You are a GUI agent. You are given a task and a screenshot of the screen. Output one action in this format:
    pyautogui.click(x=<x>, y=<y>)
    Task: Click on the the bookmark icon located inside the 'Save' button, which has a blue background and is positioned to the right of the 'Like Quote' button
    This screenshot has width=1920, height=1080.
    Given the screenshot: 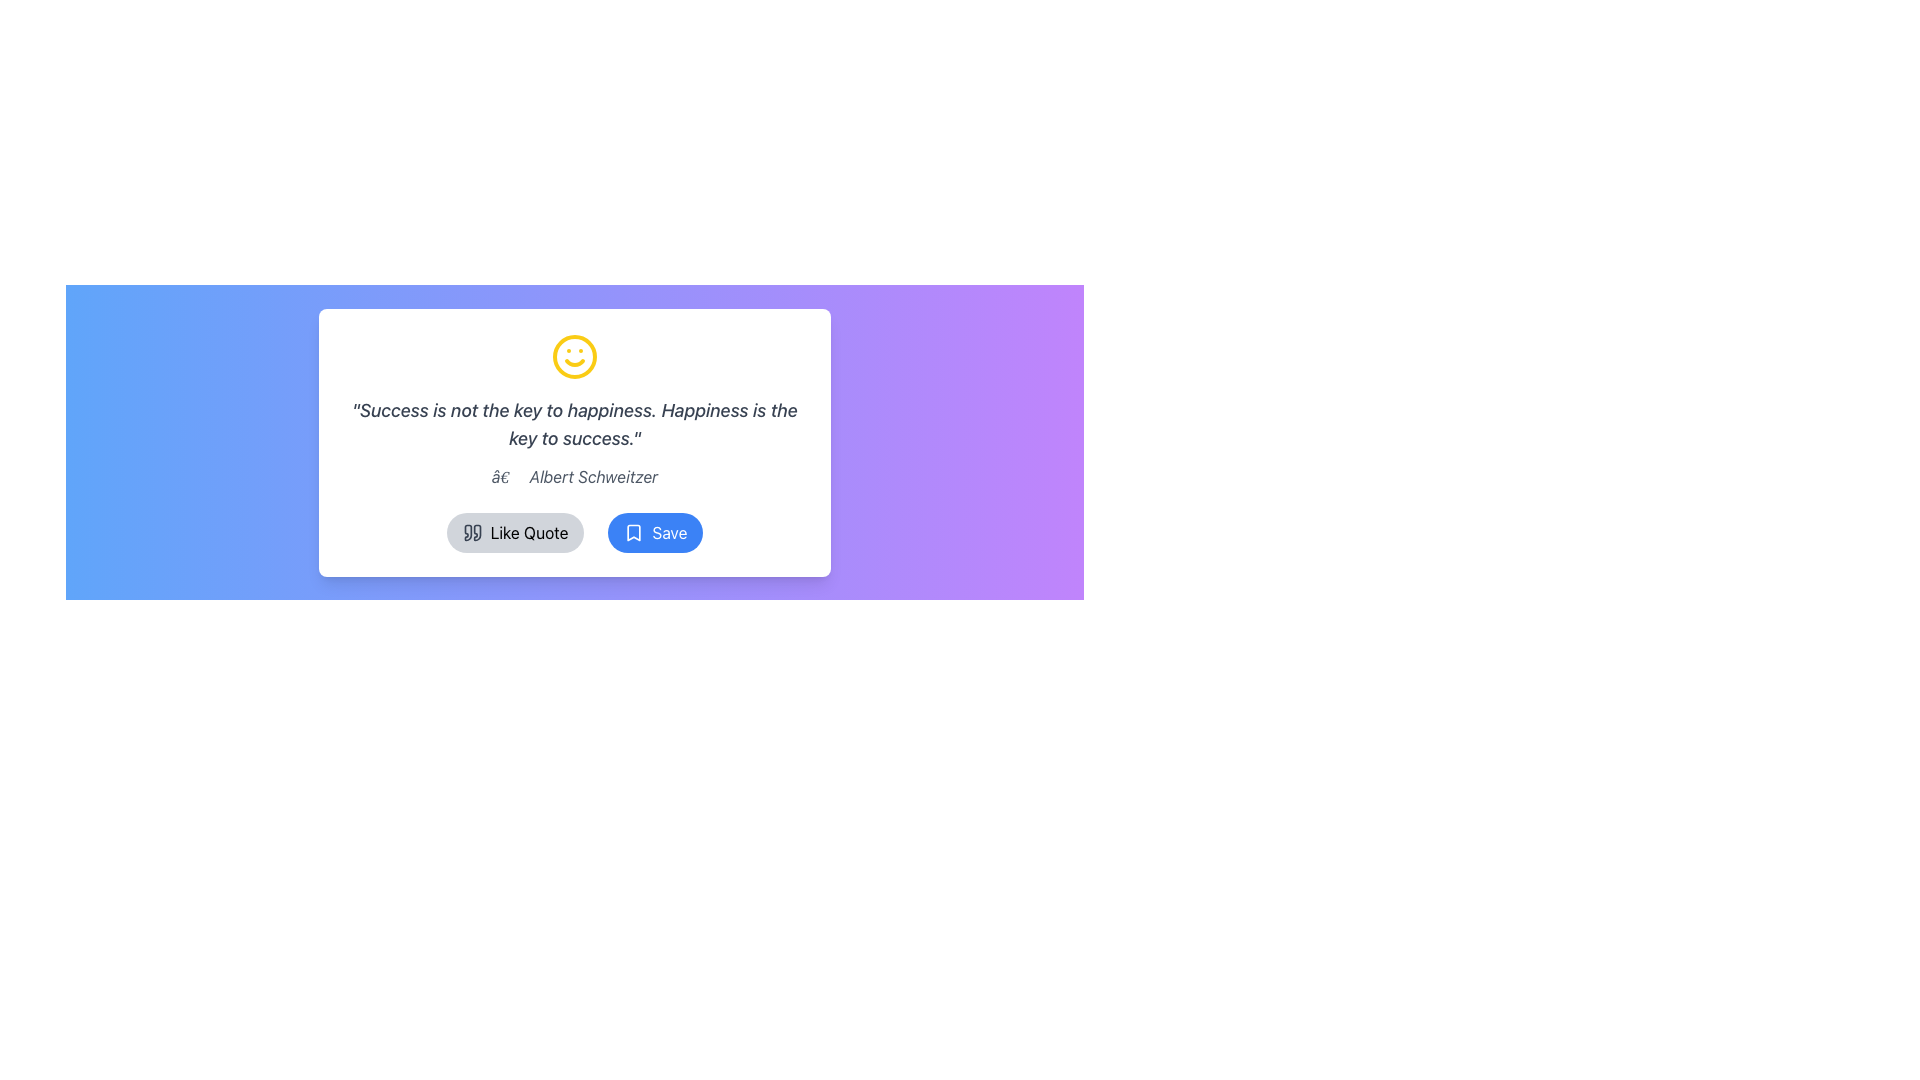 What is the action you would take?
    pyautogui.click(x=633, y=531)
    